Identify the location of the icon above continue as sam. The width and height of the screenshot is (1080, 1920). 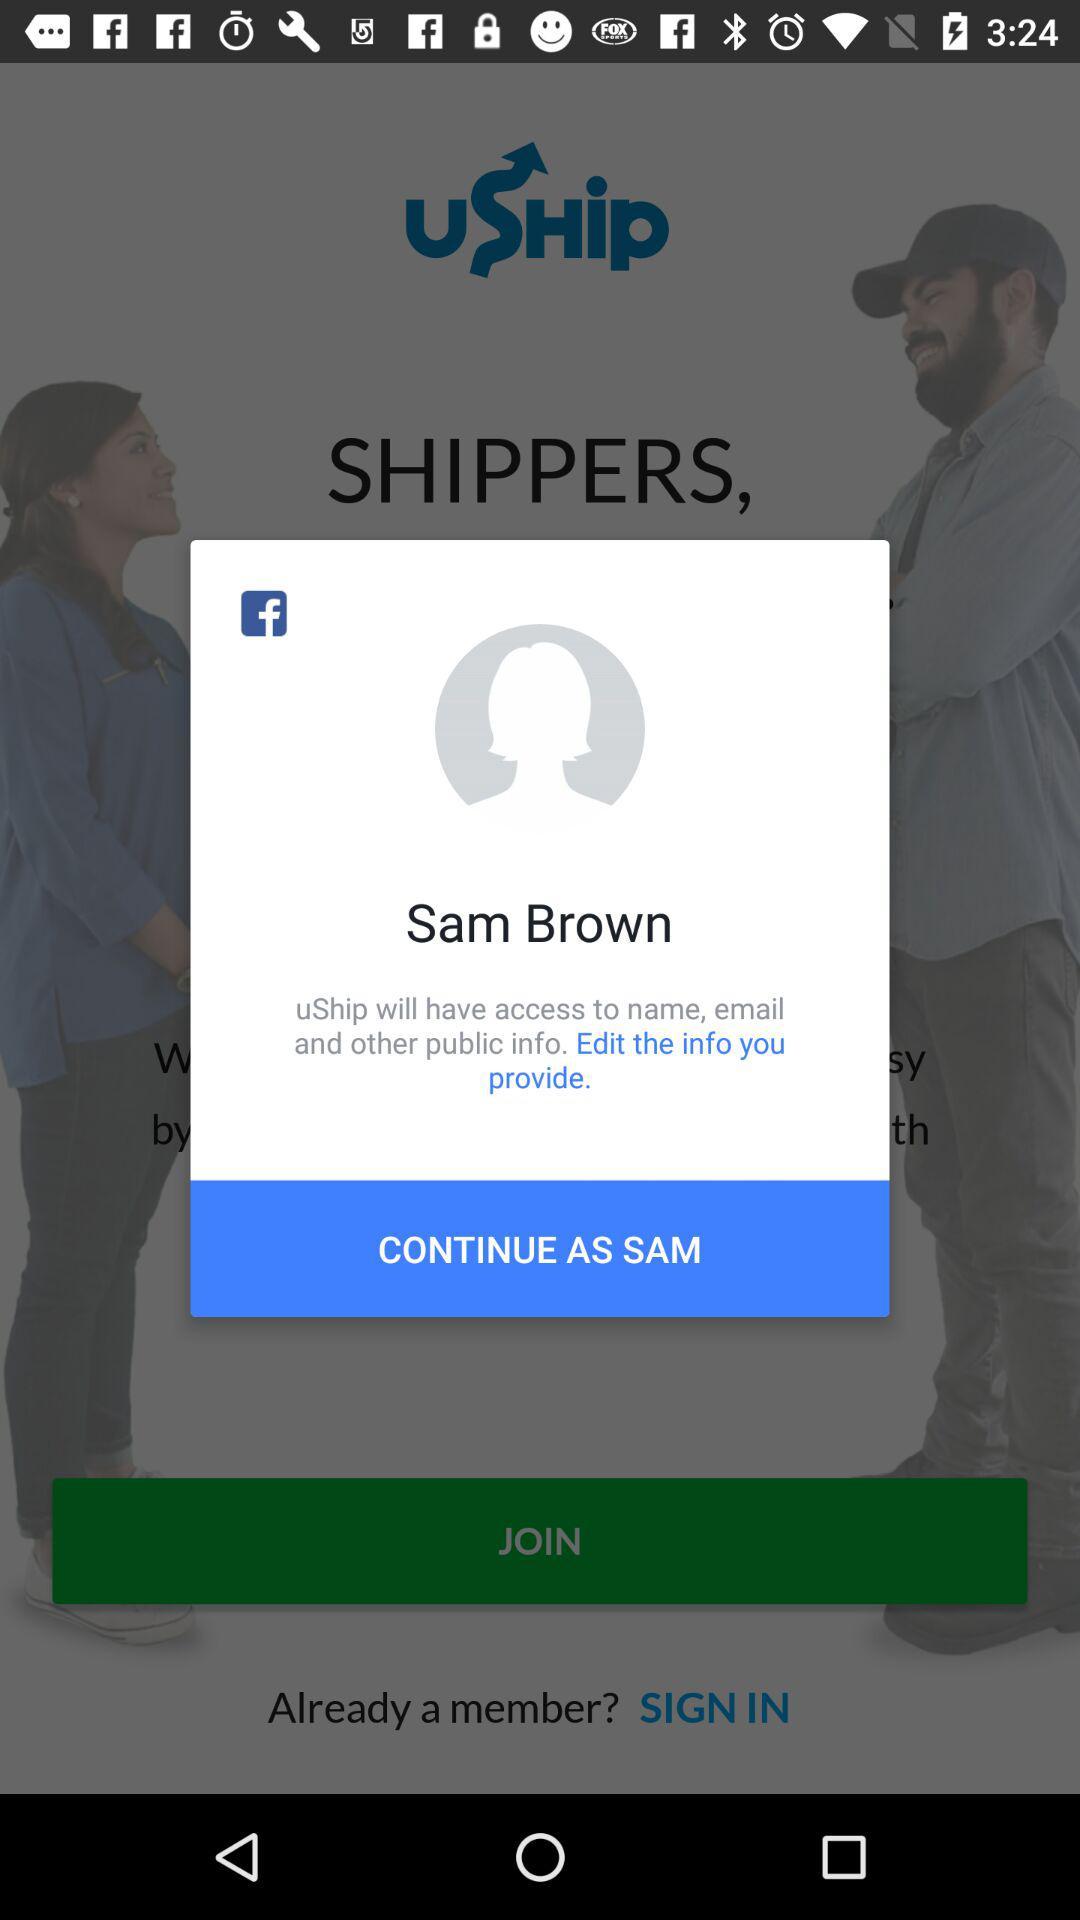
(540, 1041).